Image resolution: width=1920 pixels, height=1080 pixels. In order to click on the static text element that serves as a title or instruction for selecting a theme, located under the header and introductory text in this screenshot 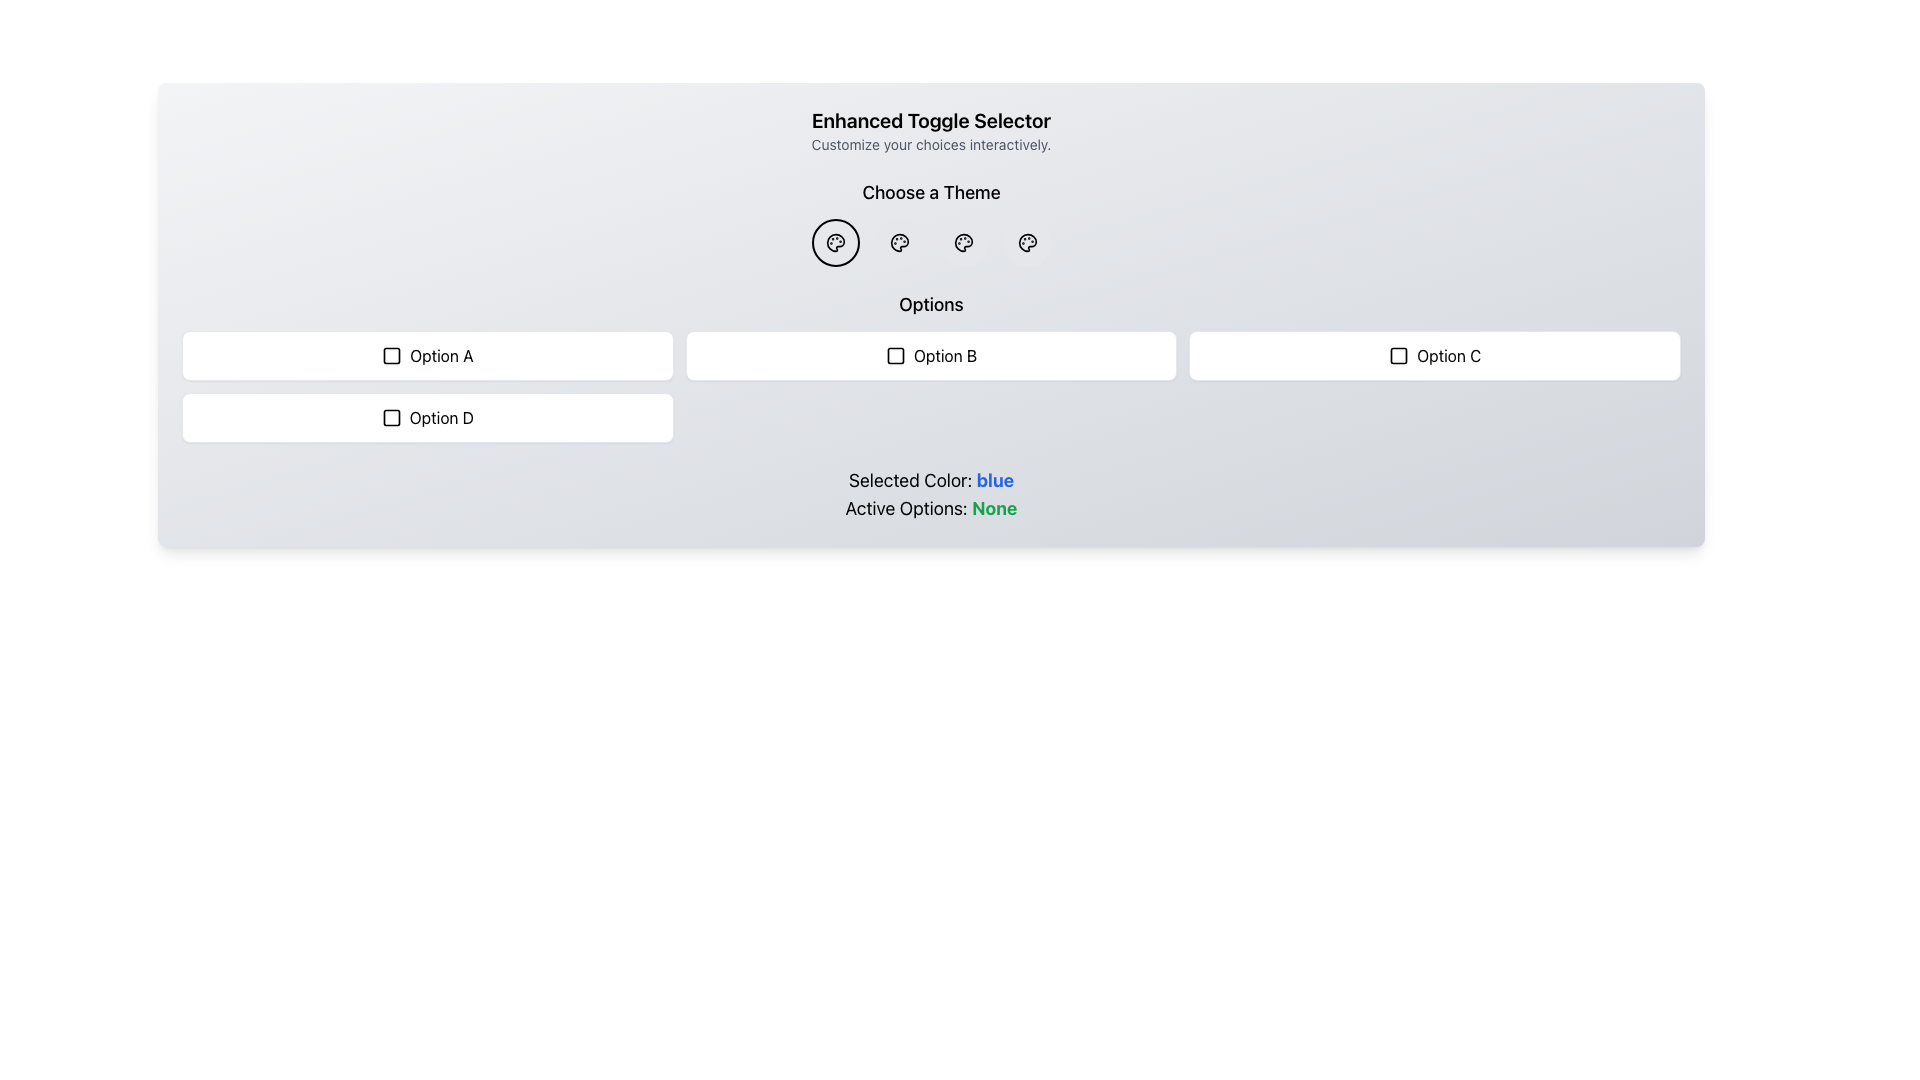, I will do `click(930, 192)`.